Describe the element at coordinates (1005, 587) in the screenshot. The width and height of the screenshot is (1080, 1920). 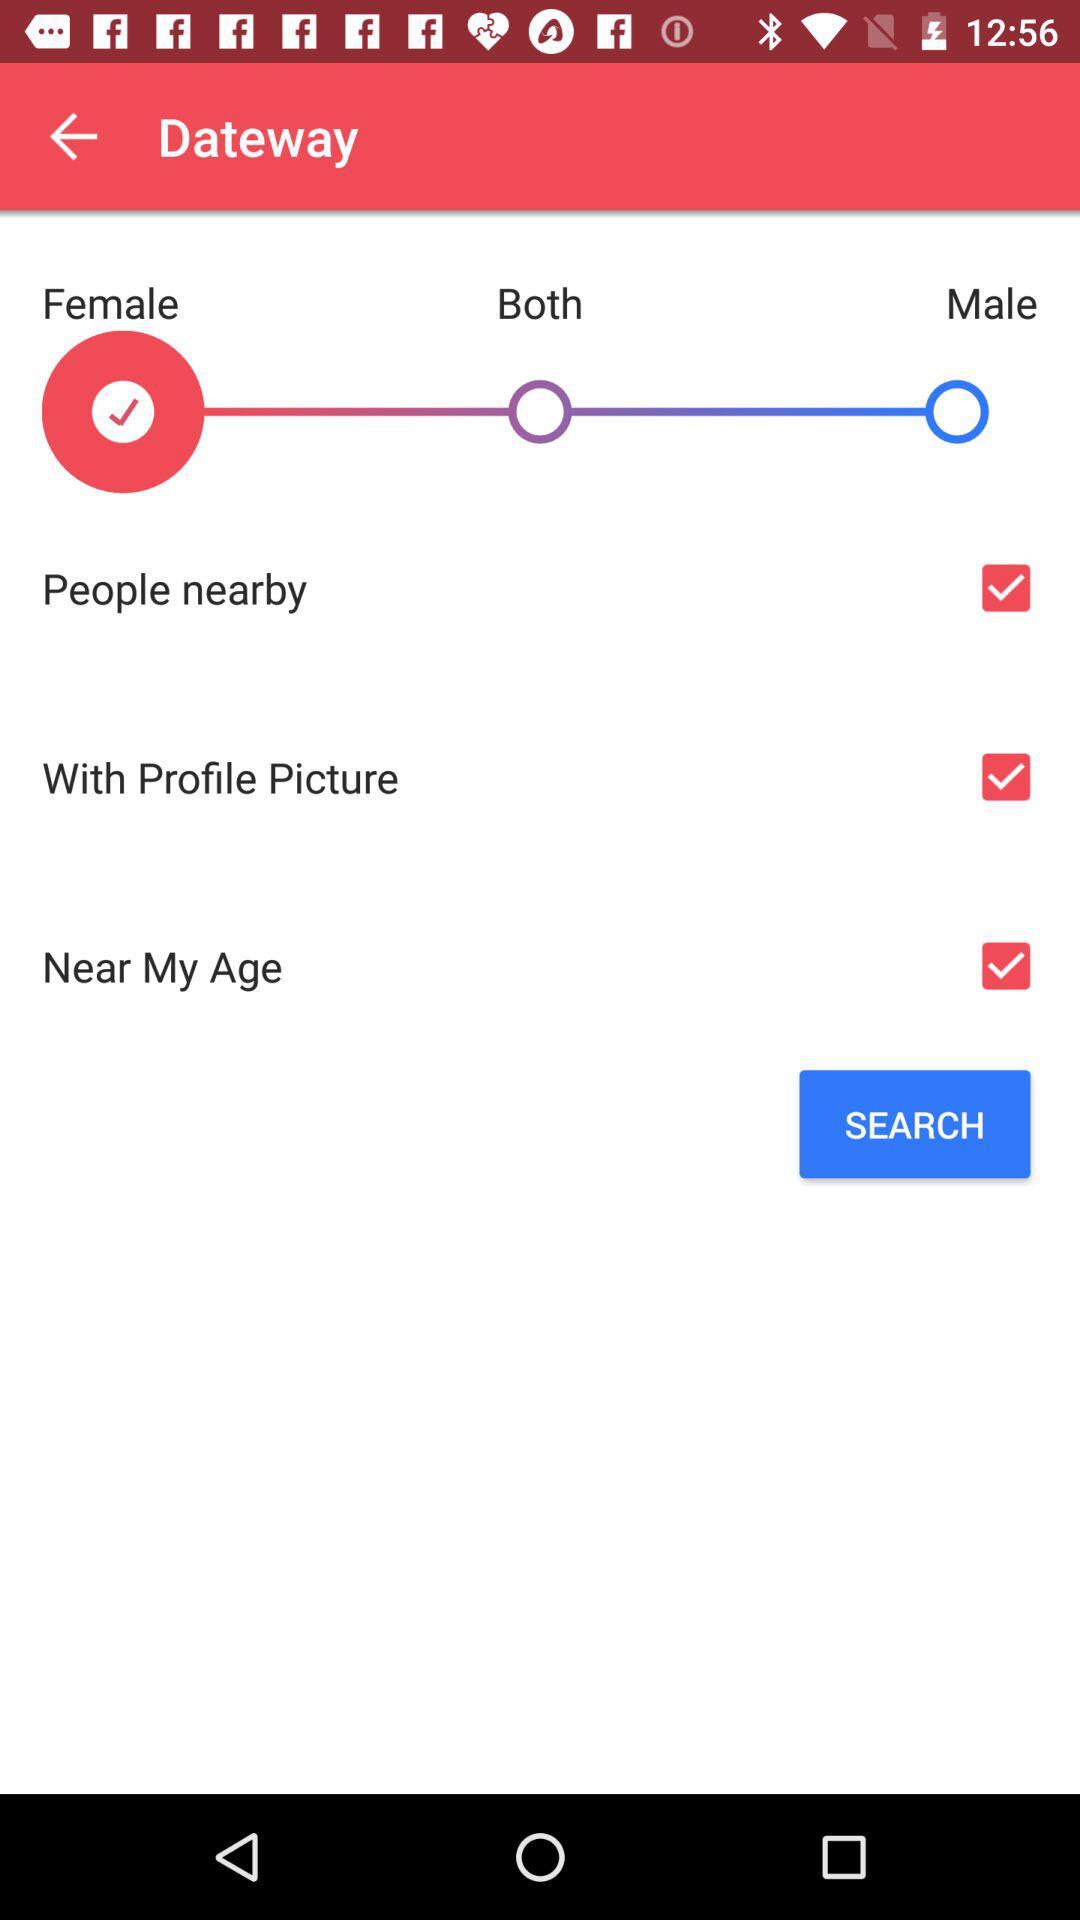
I see `people nearby` at that location.